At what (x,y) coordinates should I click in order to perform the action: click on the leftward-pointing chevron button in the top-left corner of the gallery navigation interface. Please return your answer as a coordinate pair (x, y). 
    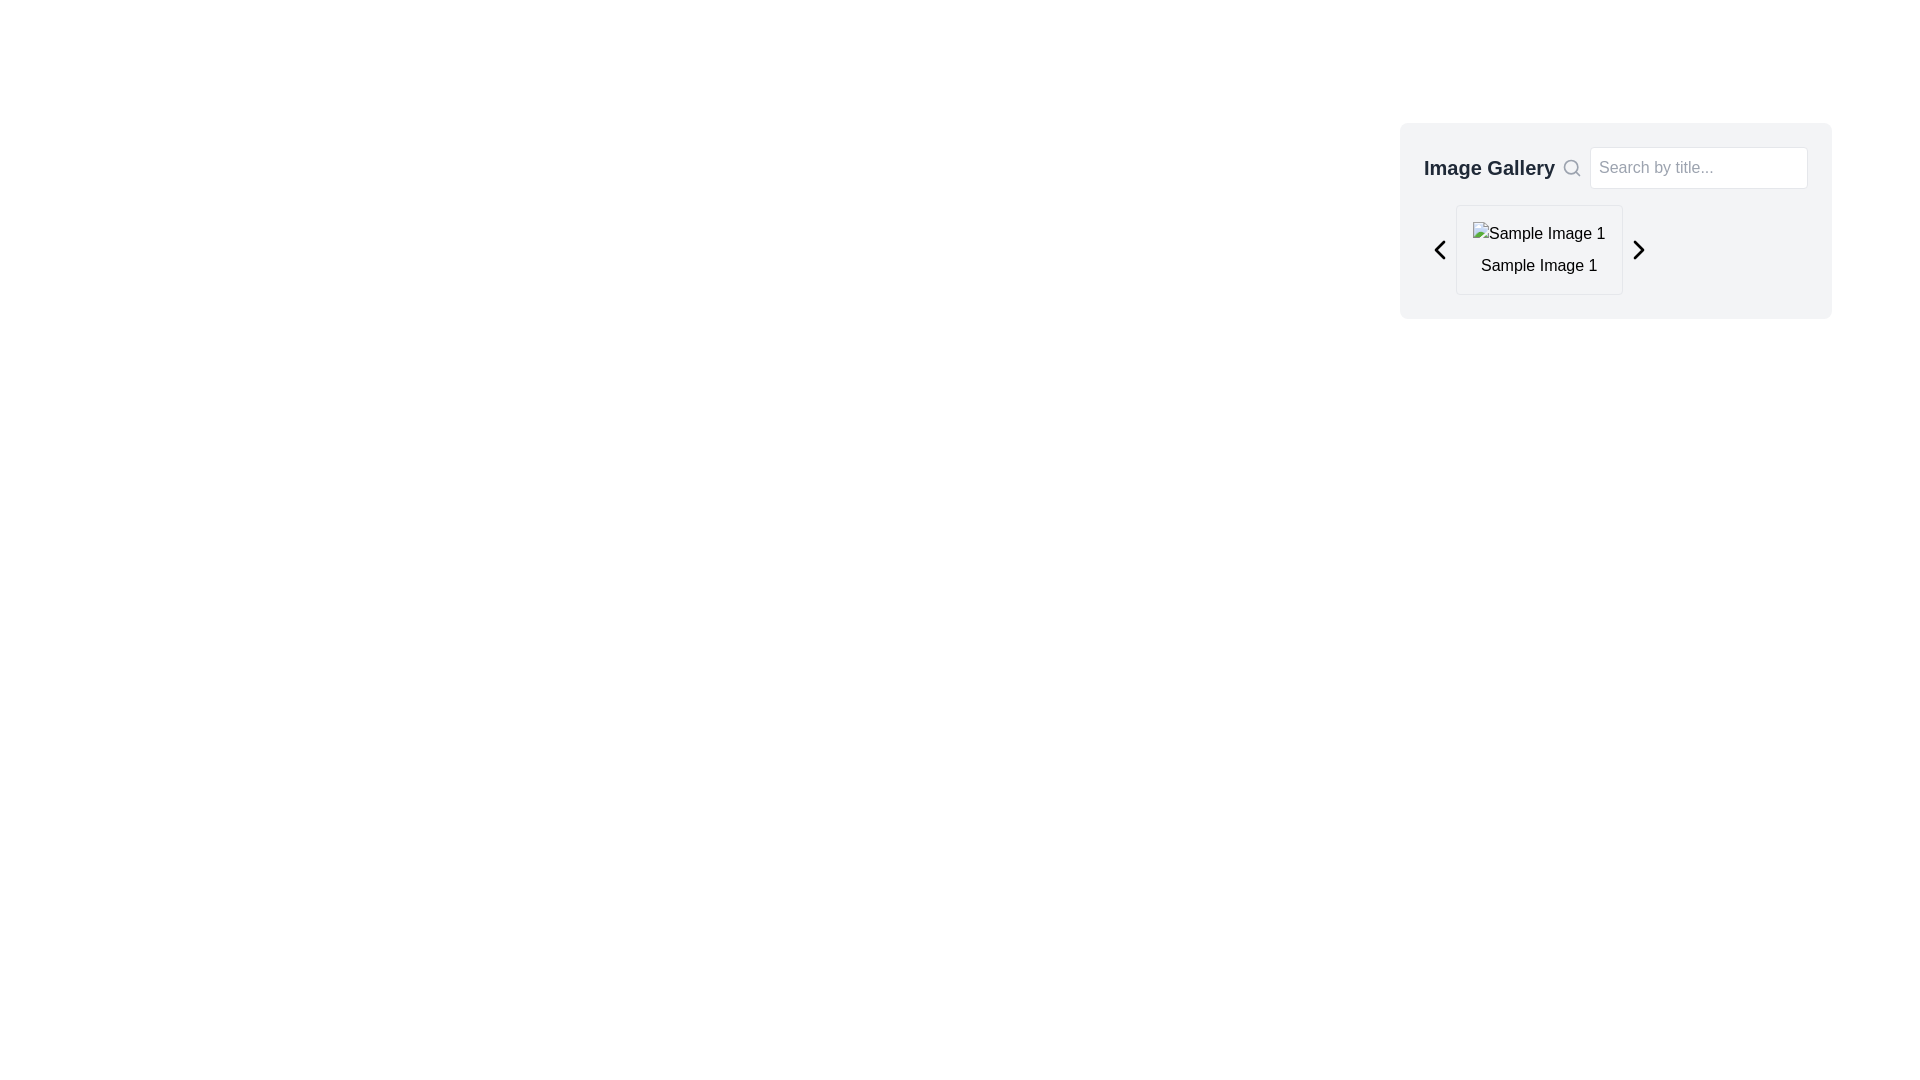
    Looking at the image, I should click on (1440, 249).